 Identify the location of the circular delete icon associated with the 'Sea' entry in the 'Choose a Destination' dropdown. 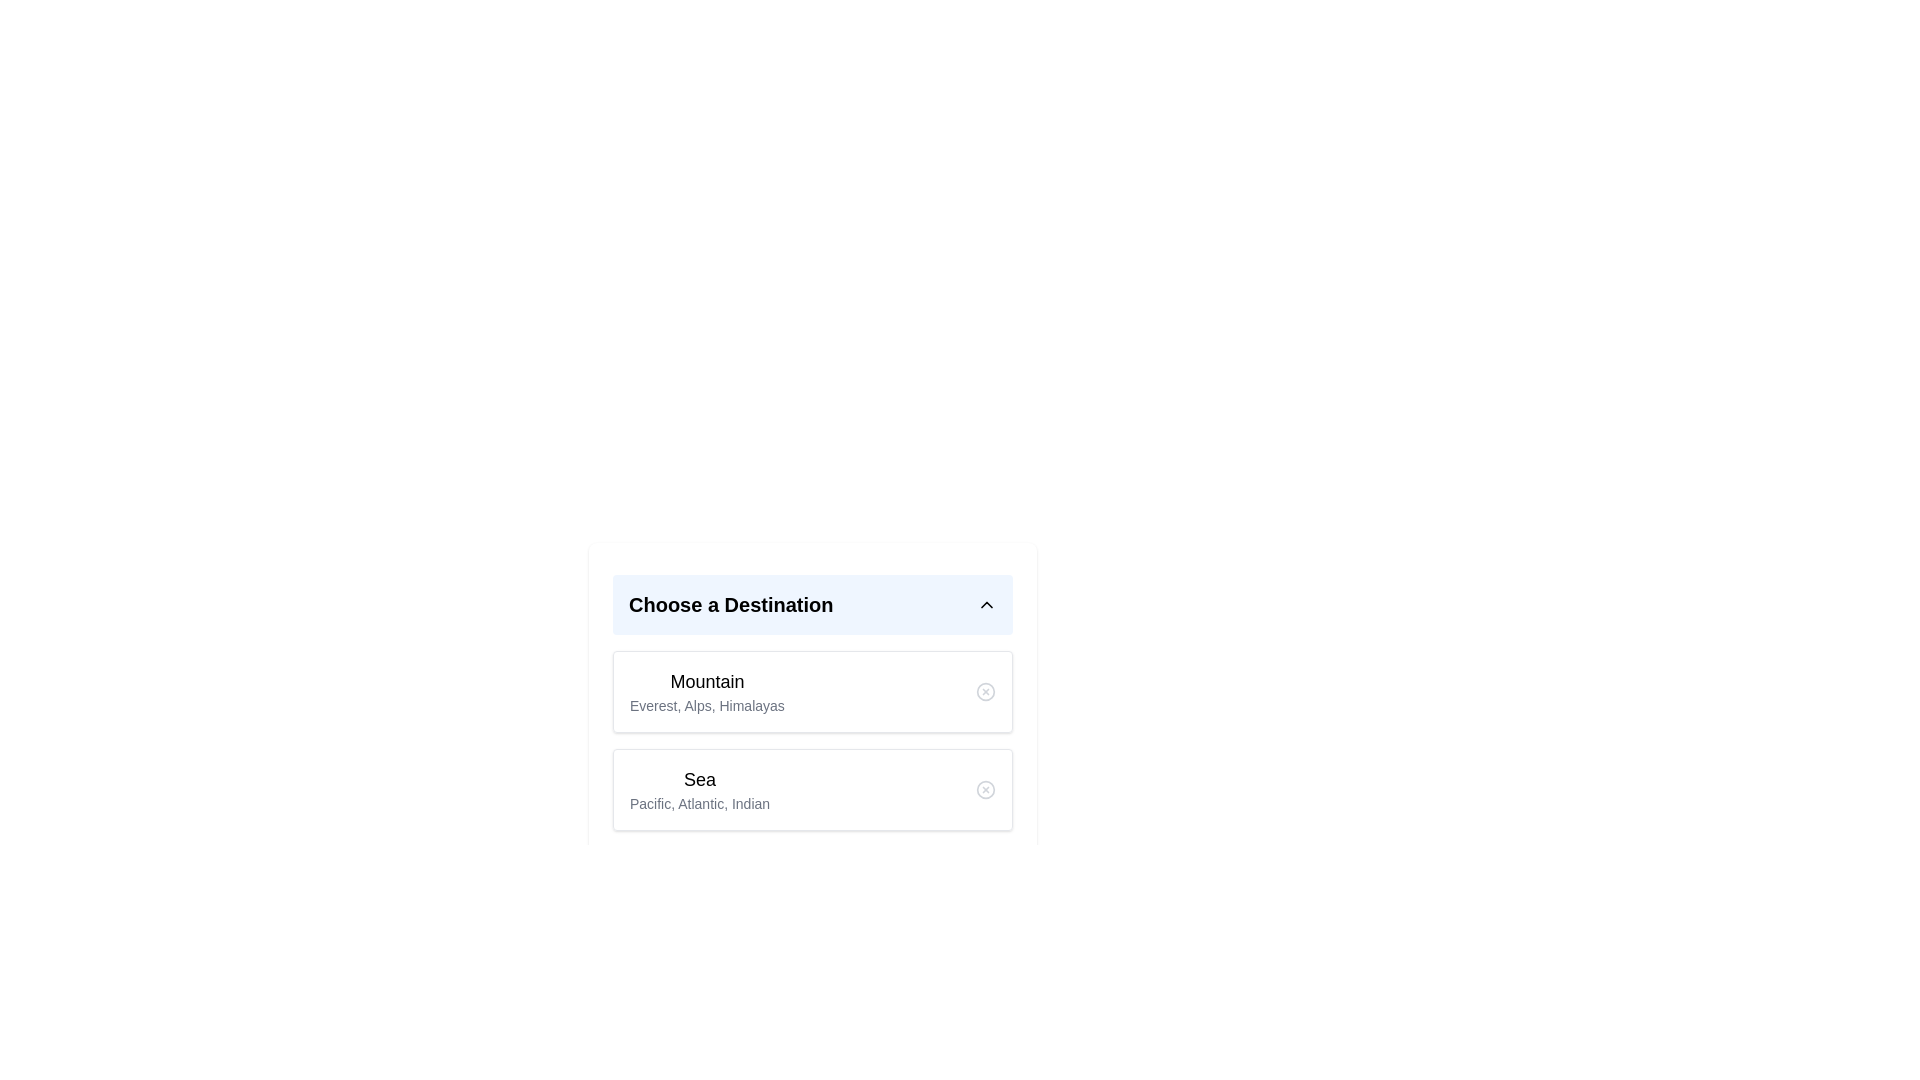
(985, 789).